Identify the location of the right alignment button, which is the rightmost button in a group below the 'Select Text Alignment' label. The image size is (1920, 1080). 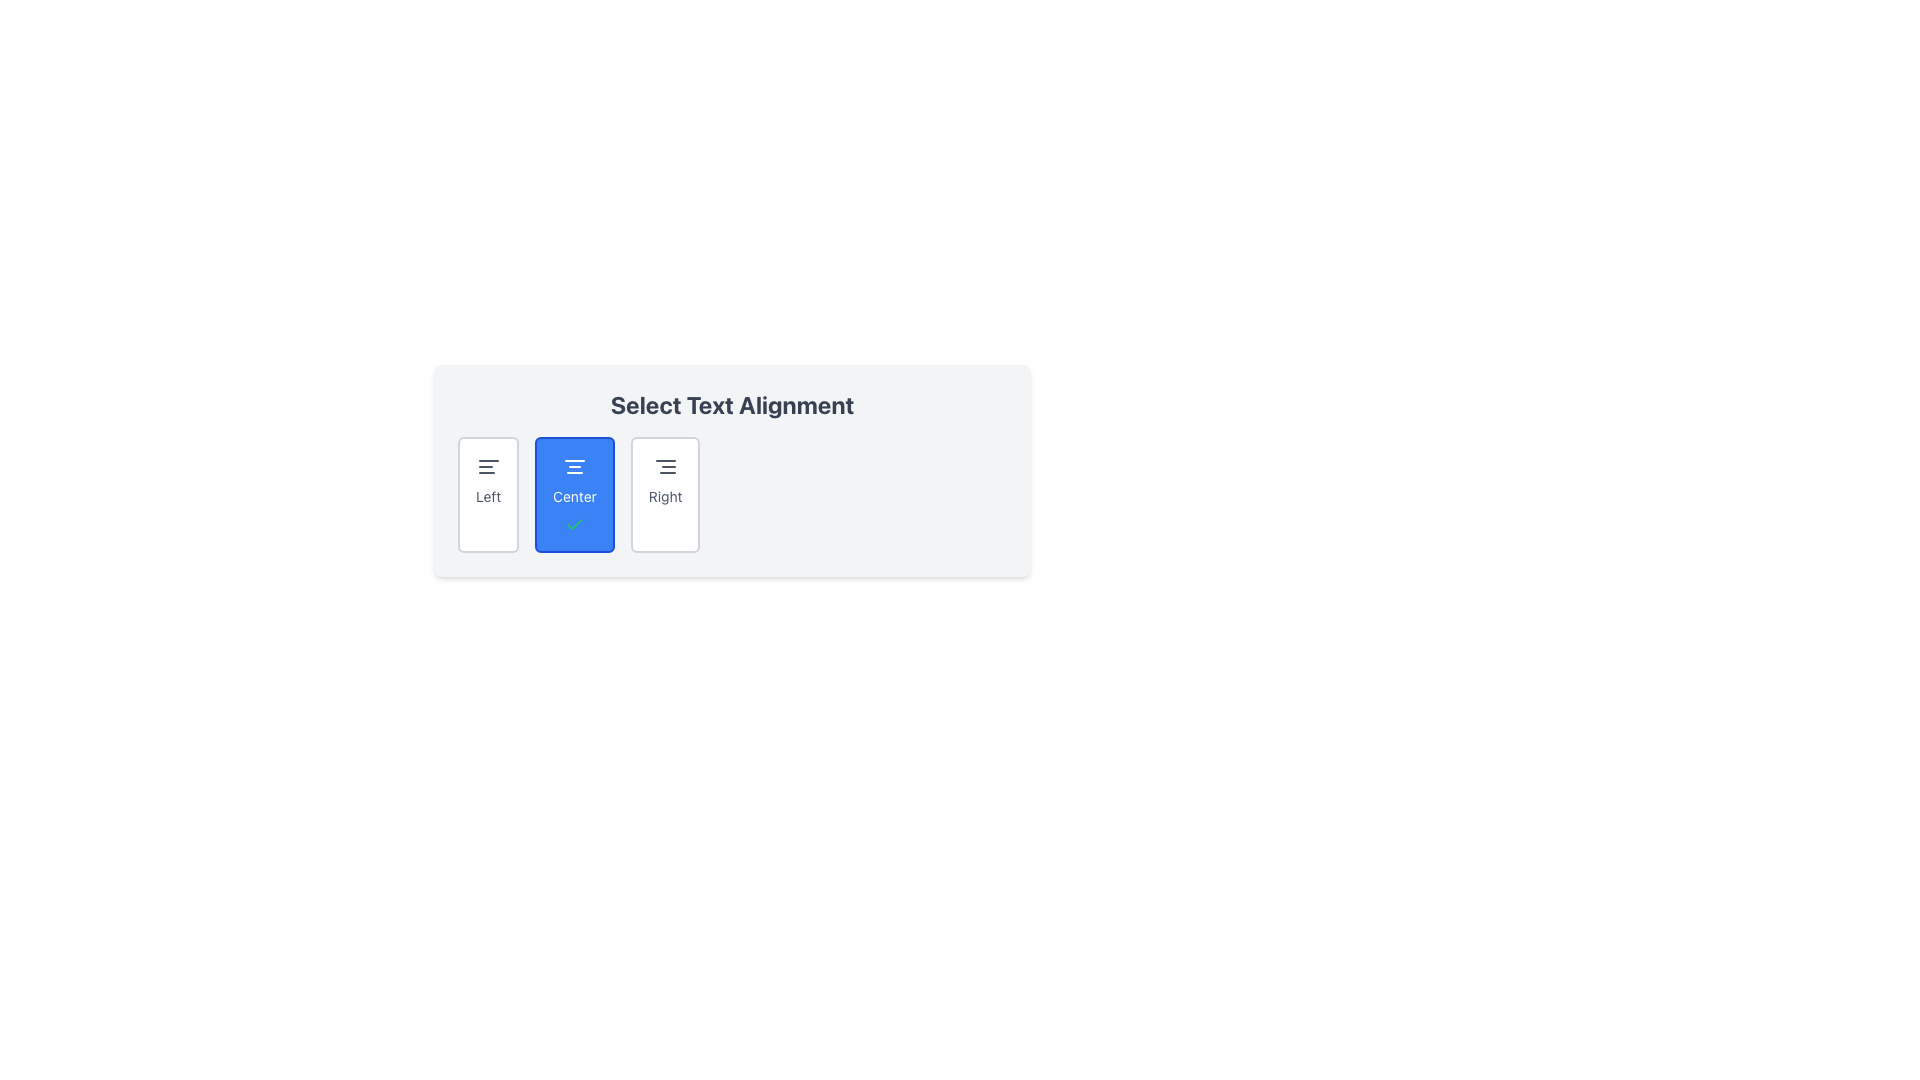
(665, 466).